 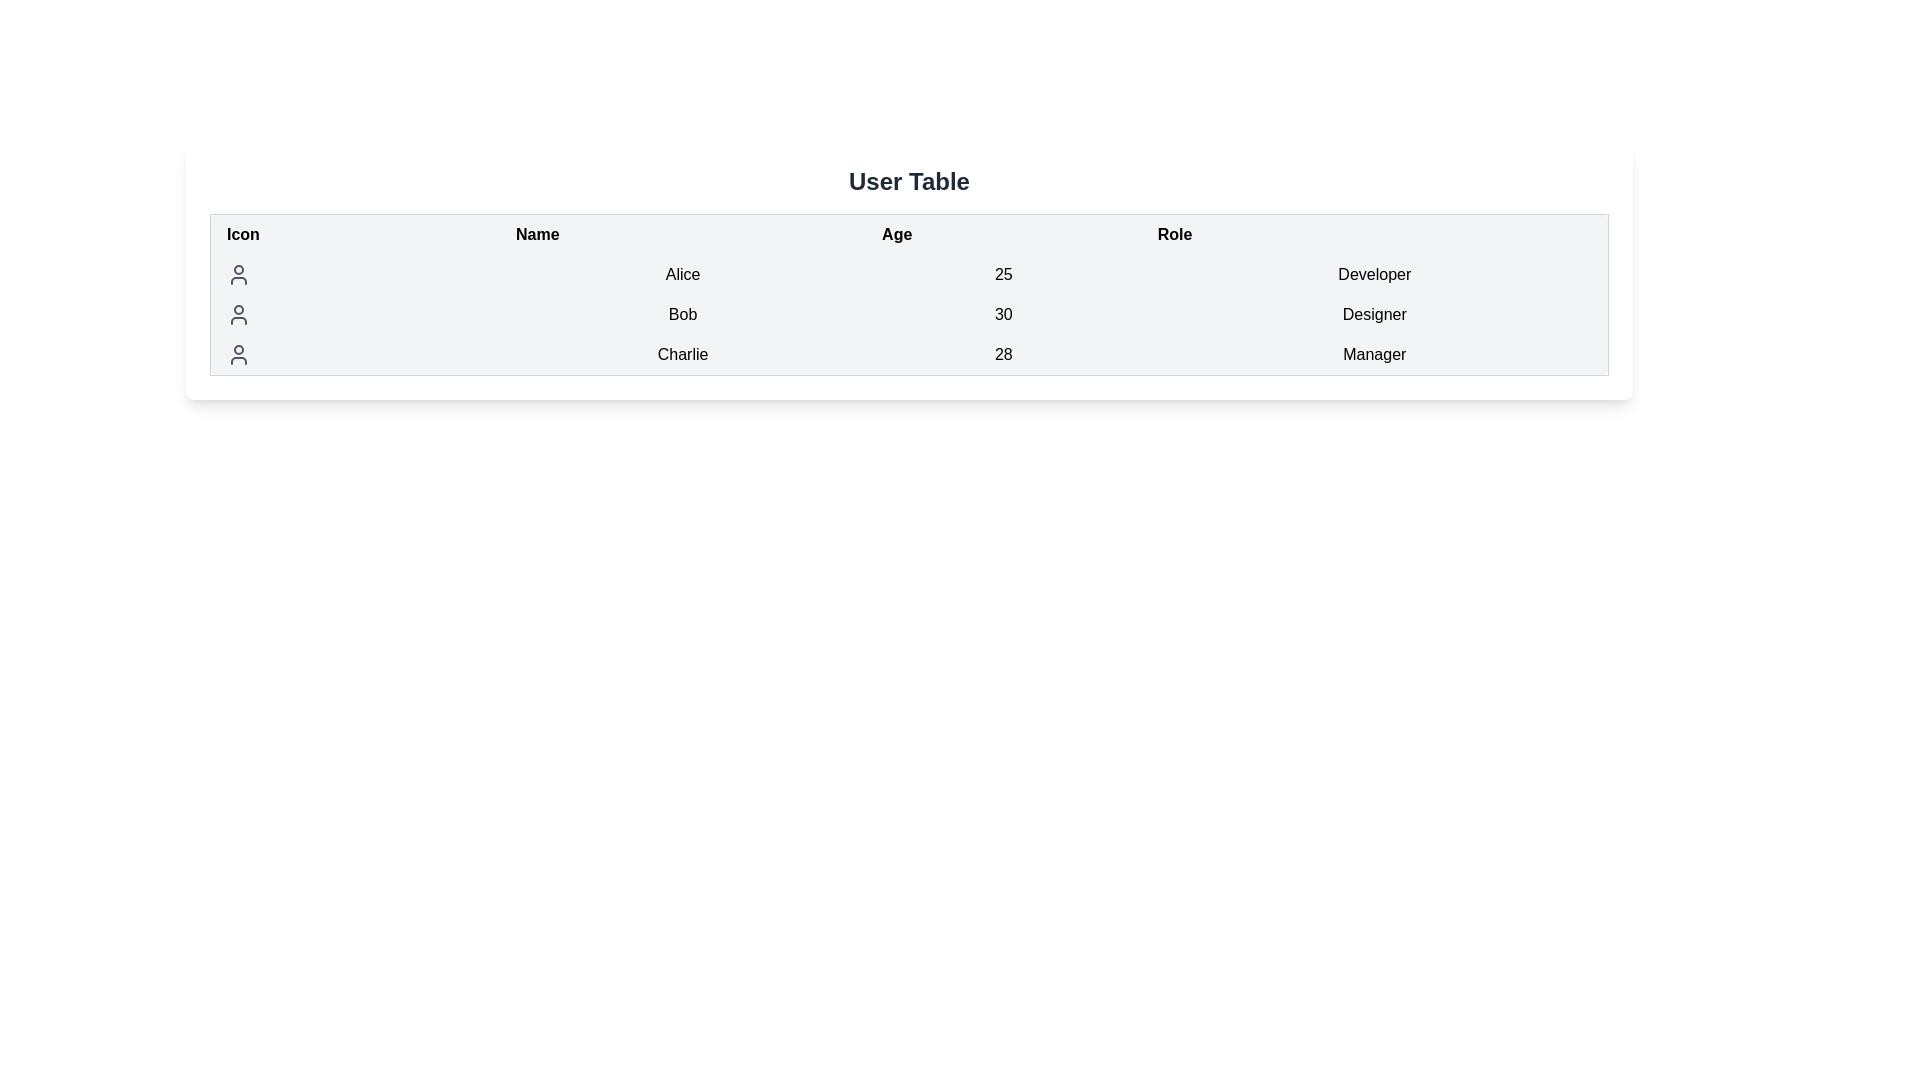 I want to click on the user icon representing 'Bob', so click(x=239, y=315).